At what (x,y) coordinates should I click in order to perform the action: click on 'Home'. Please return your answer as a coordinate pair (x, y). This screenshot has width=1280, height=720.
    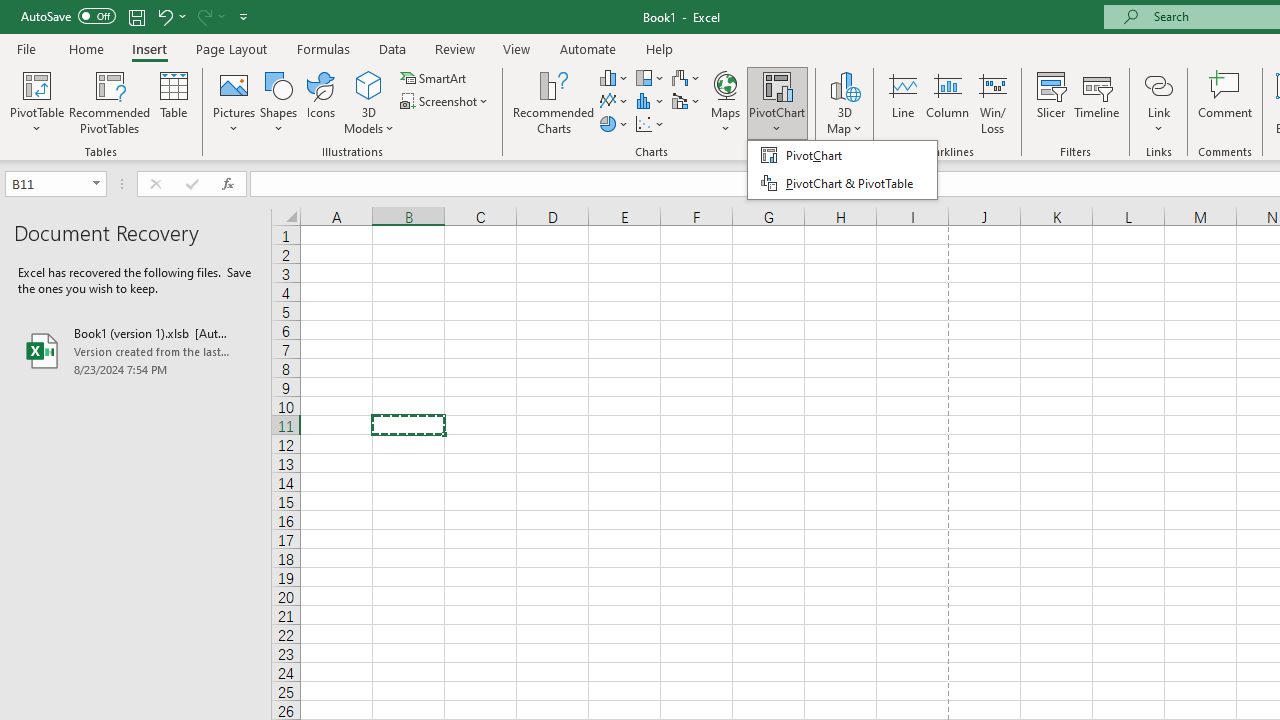
    Looking at the image, I should click on (85, 48).